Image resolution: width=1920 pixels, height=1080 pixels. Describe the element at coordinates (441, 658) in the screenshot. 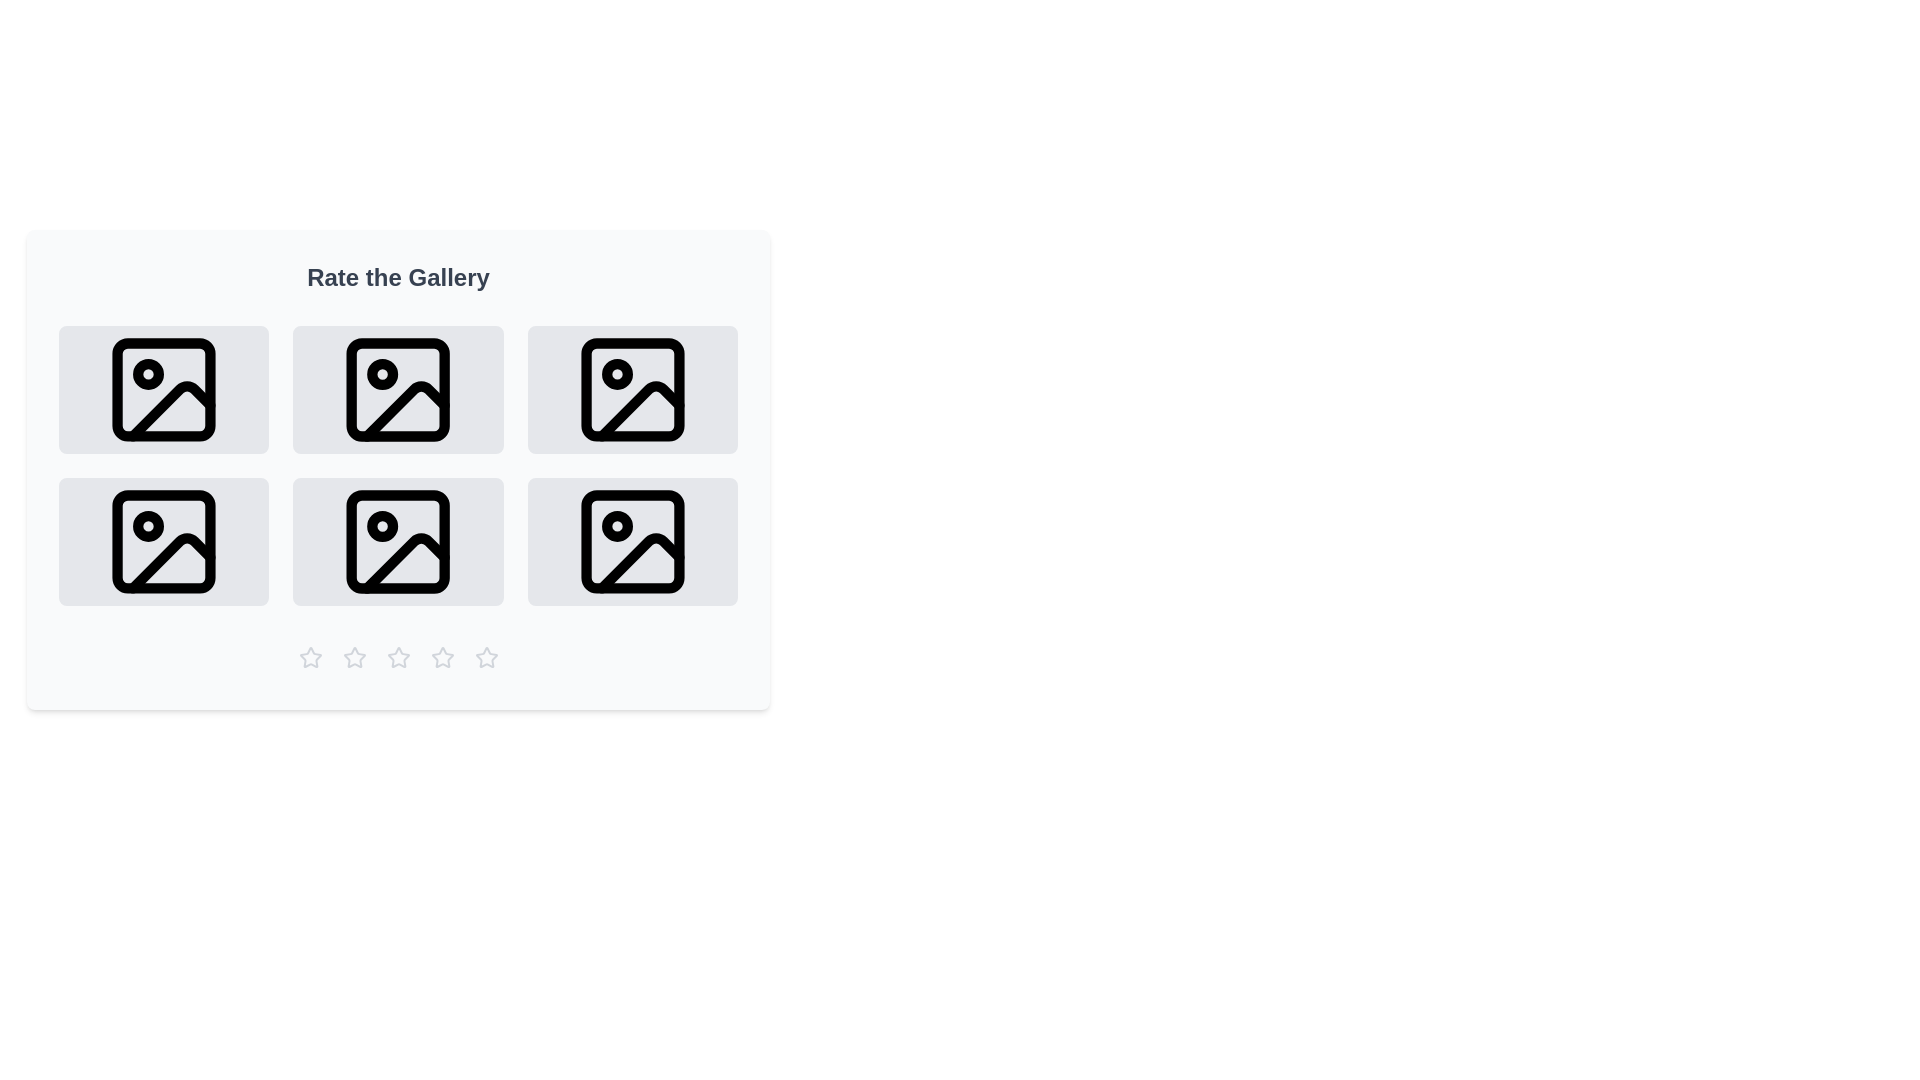

I see `the gallery rating to 4 stars by clicking the corresponding star` at that location.